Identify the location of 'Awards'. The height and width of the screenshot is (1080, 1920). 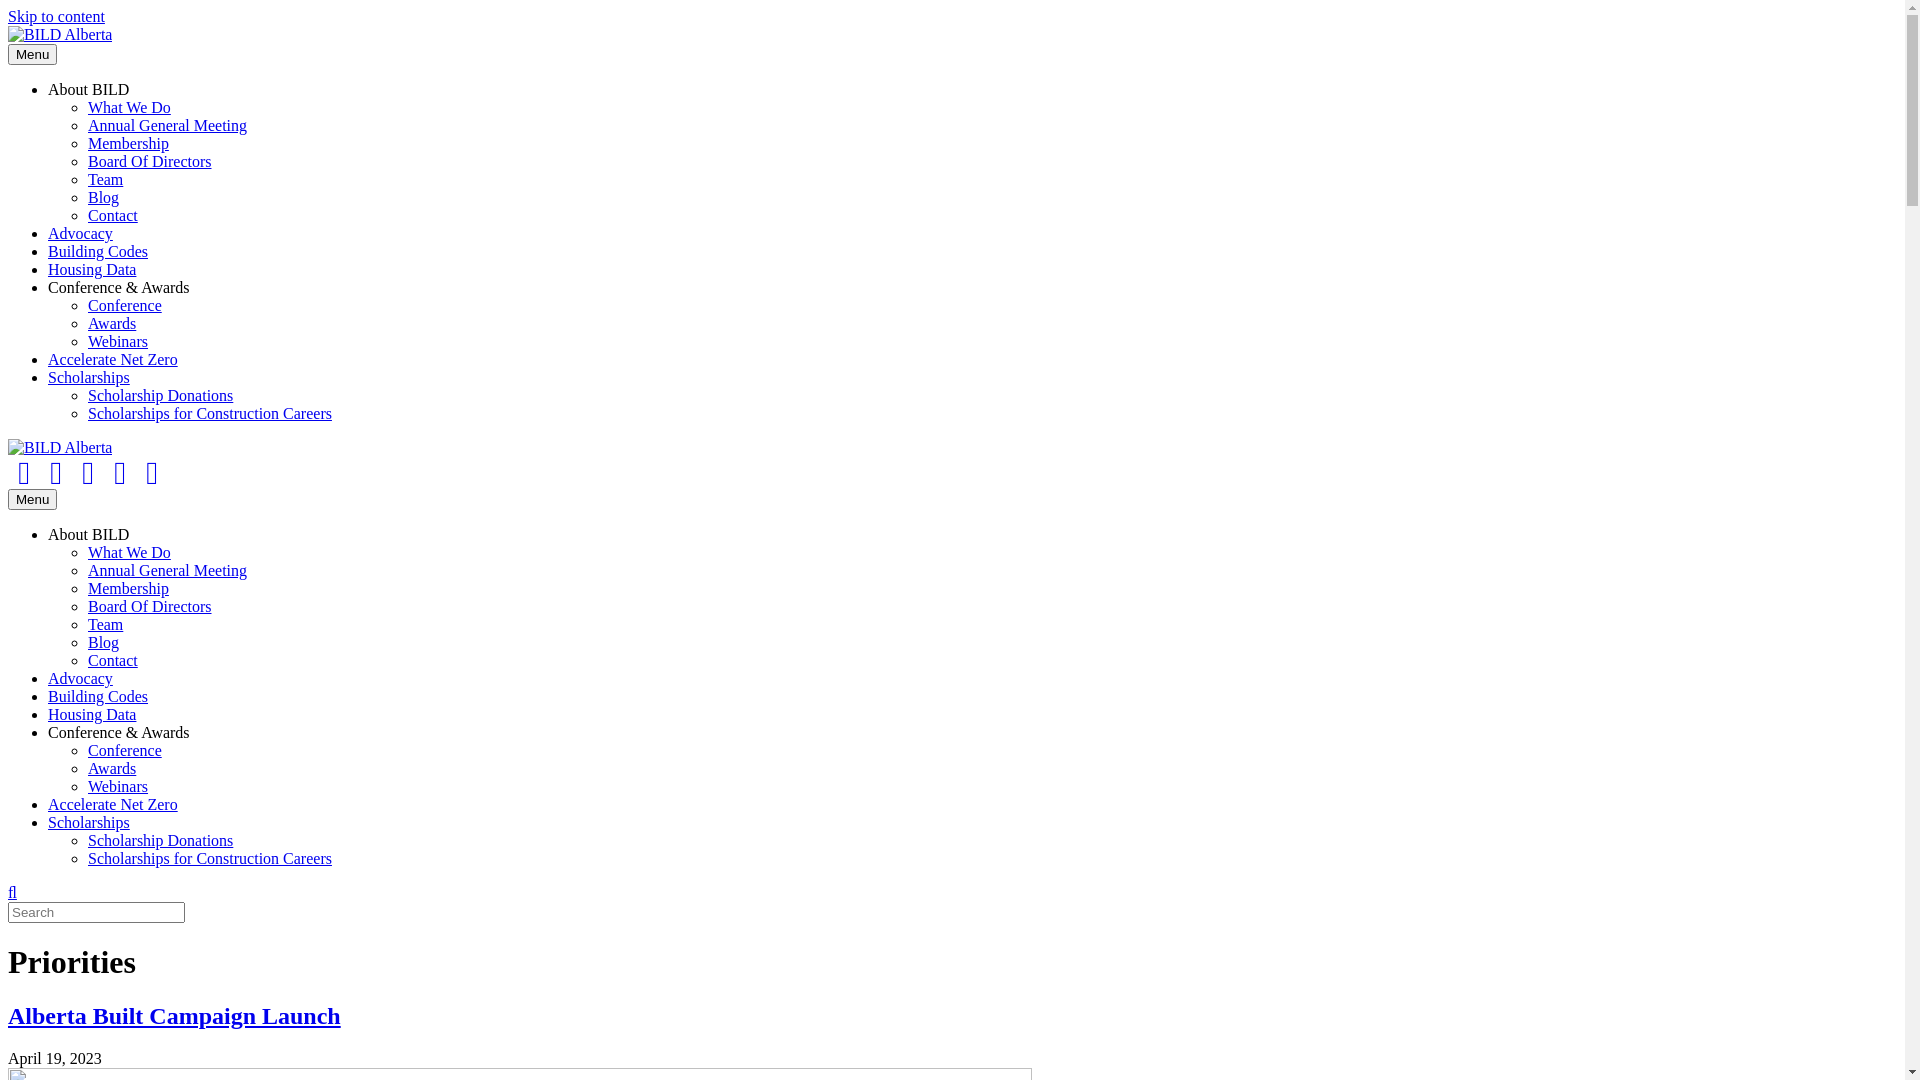
(110, 322).